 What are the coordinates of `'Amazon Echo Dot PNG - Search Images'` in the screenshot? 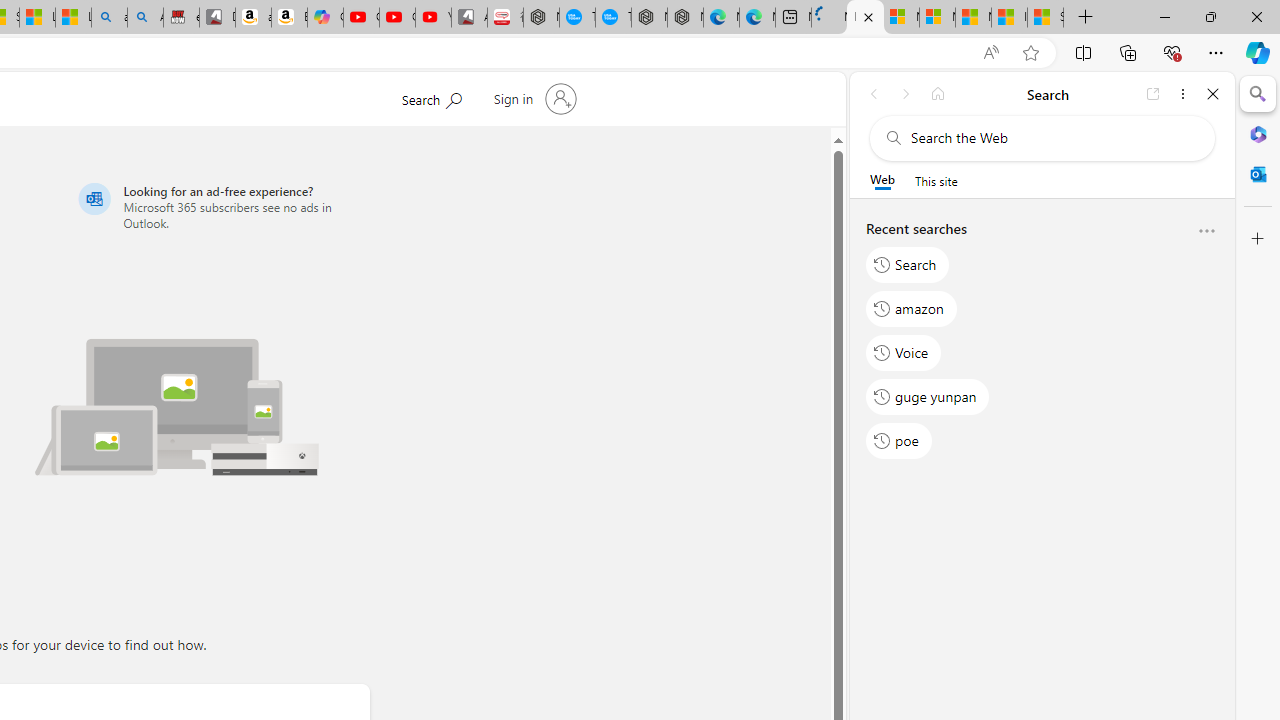 It's located at (144, 17).